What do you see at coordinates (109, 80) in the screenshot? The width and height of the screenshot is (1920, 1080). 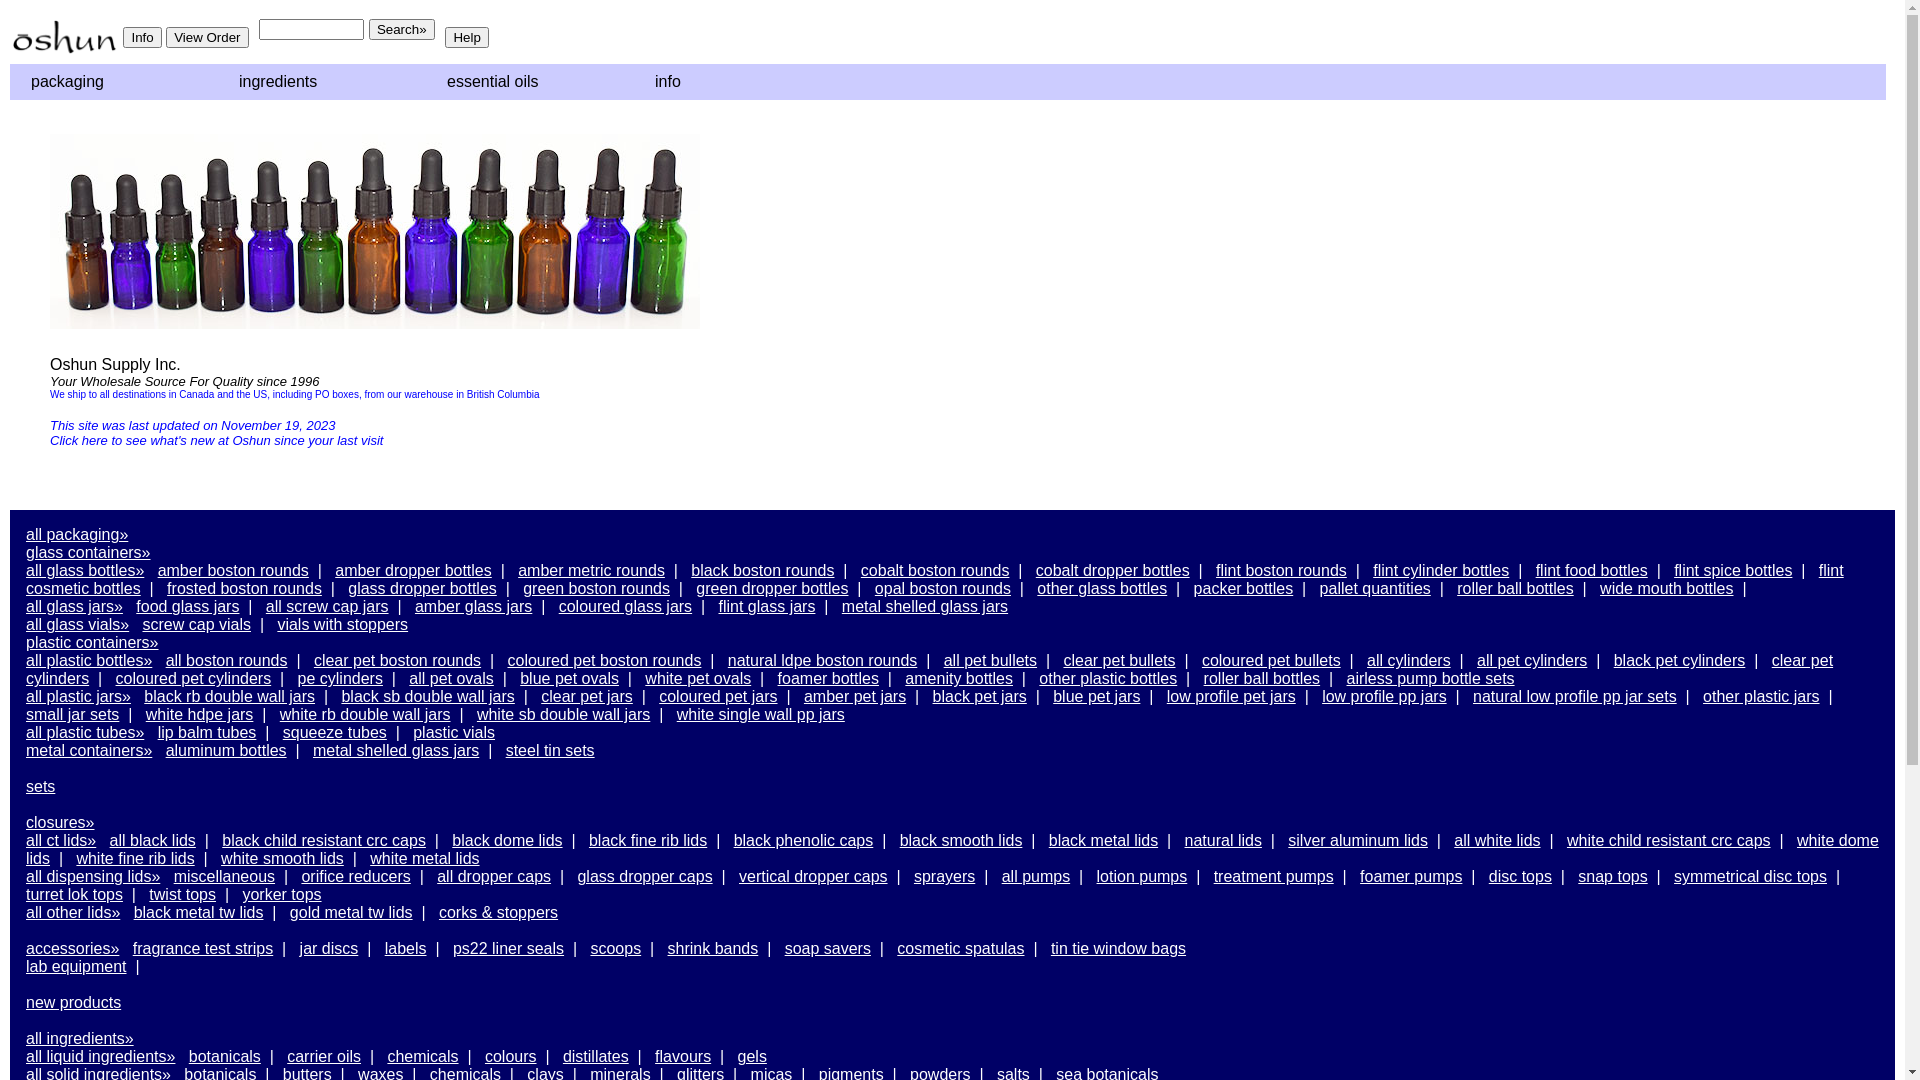 I see `'packaging'` at bounding box center [109, 80].